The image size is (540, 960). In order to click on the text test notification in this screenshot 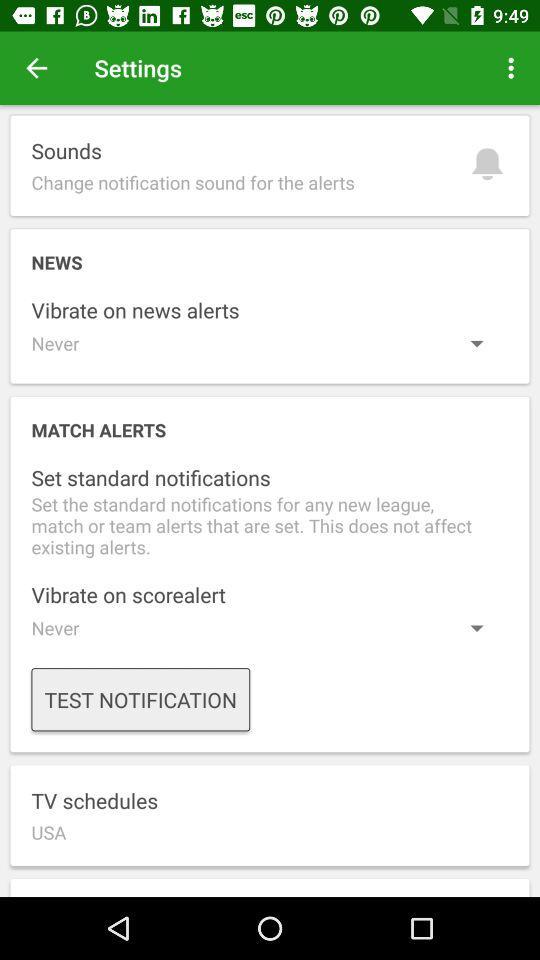, I will do `click(139, 699)`.